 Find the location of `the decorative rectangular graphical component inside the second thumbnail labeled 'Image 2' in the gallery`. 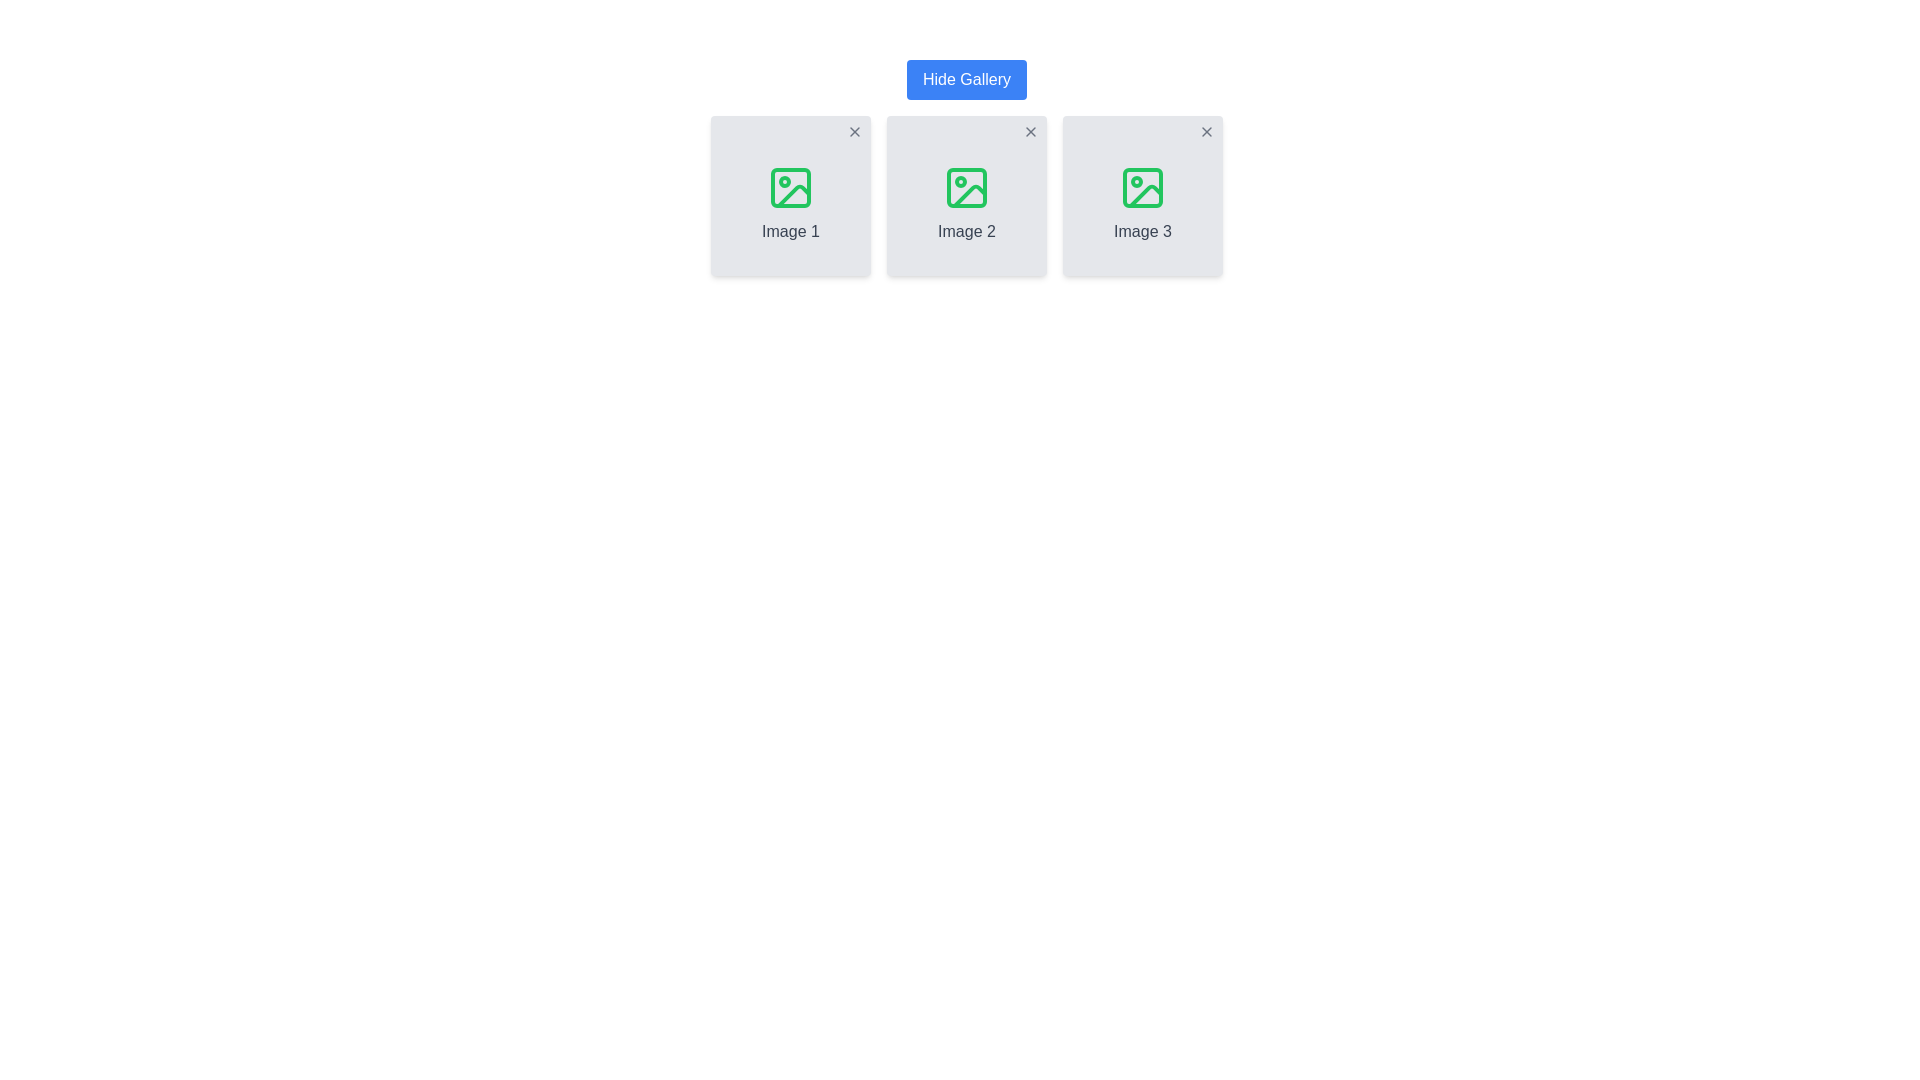

the decorative rectangular graphical component inside the second thumbnail labeled 'Image 2' in the gallery is located at coordinates (966, 188).